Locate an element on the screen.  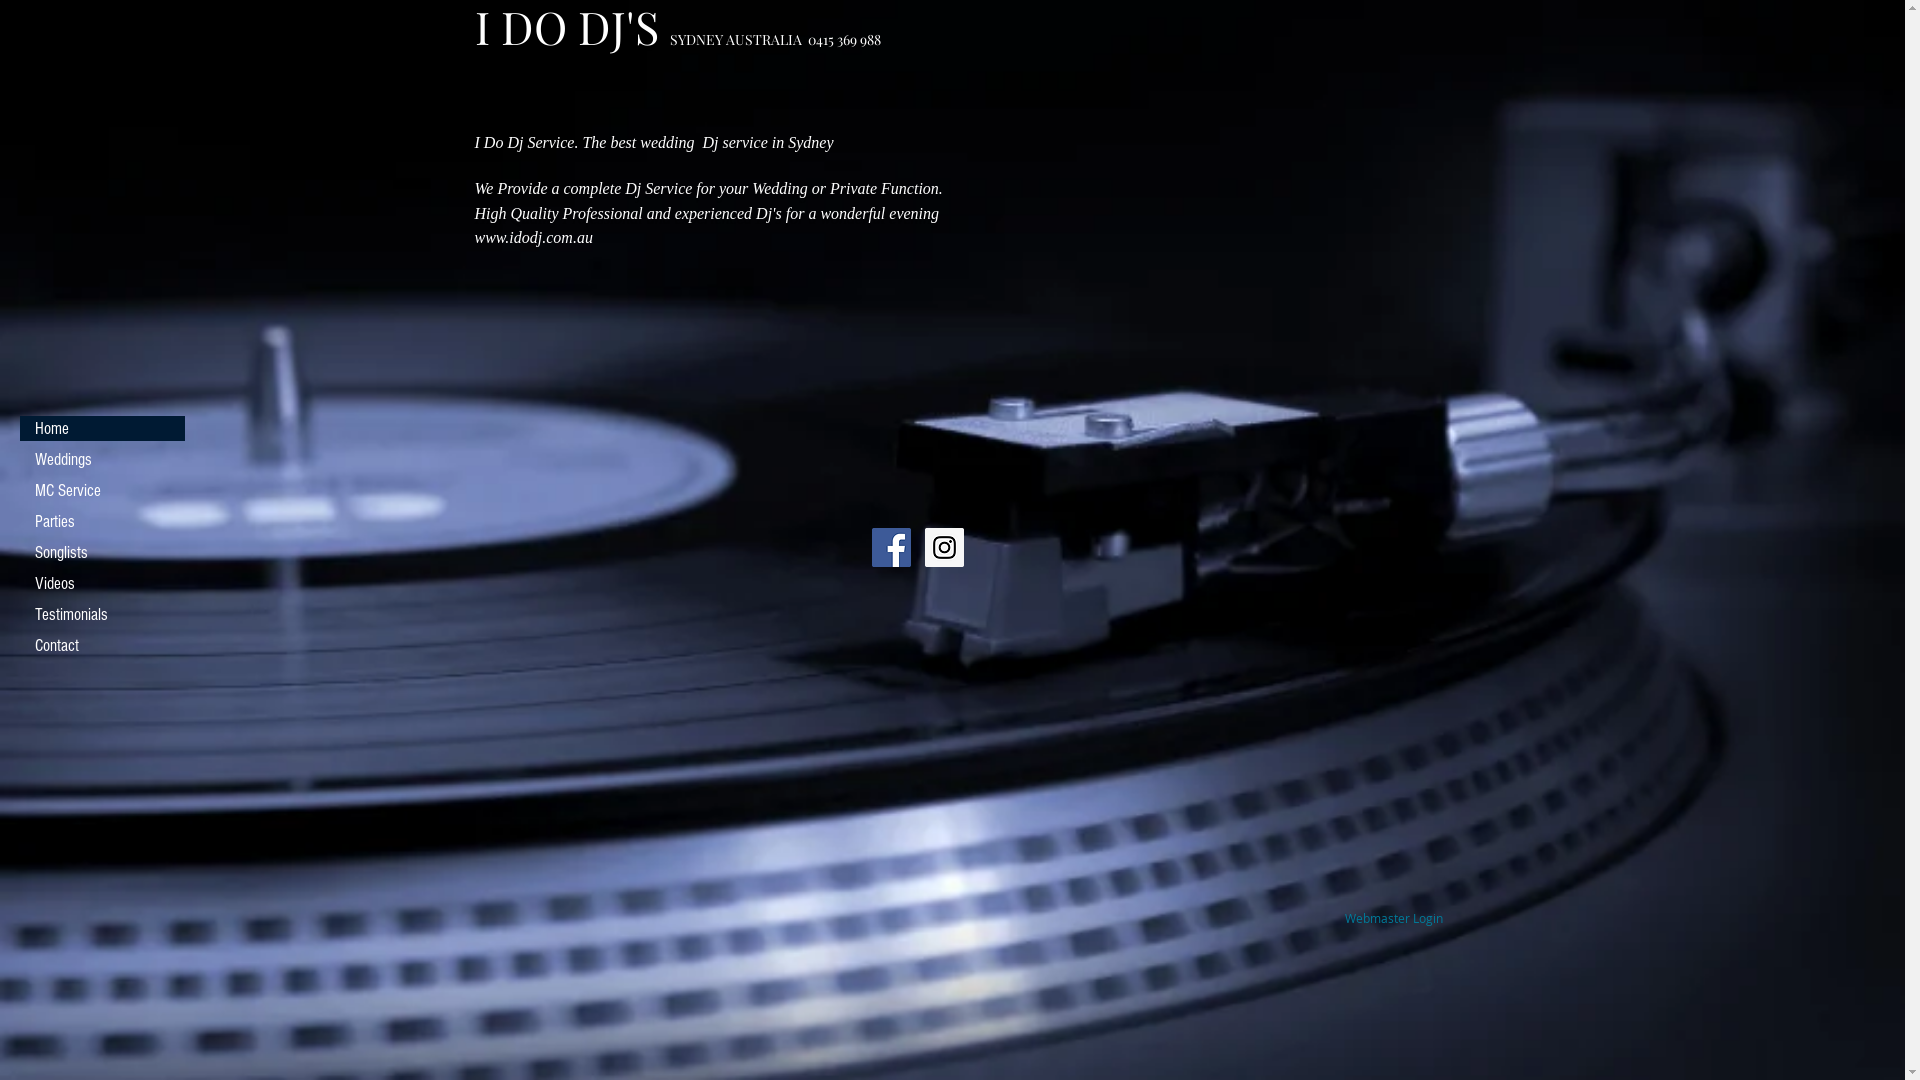
'Contact' is located at coordinates (19, 645).